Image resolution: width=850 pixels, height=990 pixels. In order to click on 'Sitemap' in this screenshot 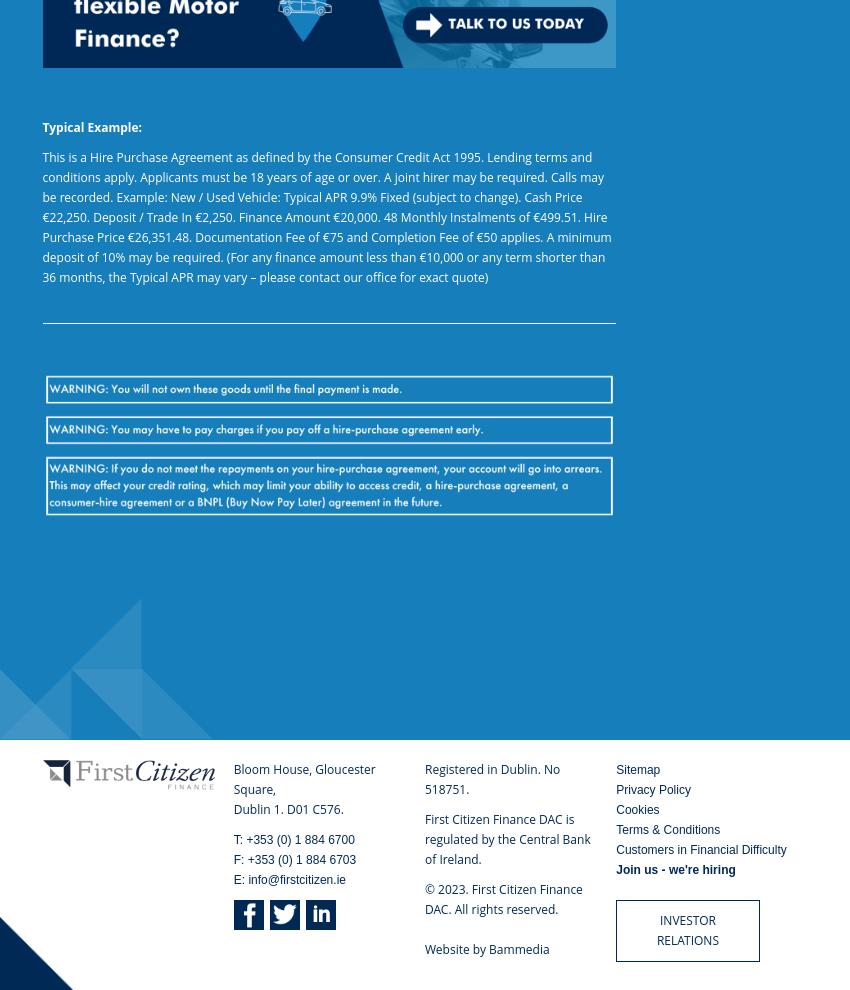, I will do `click(638, 770)`.